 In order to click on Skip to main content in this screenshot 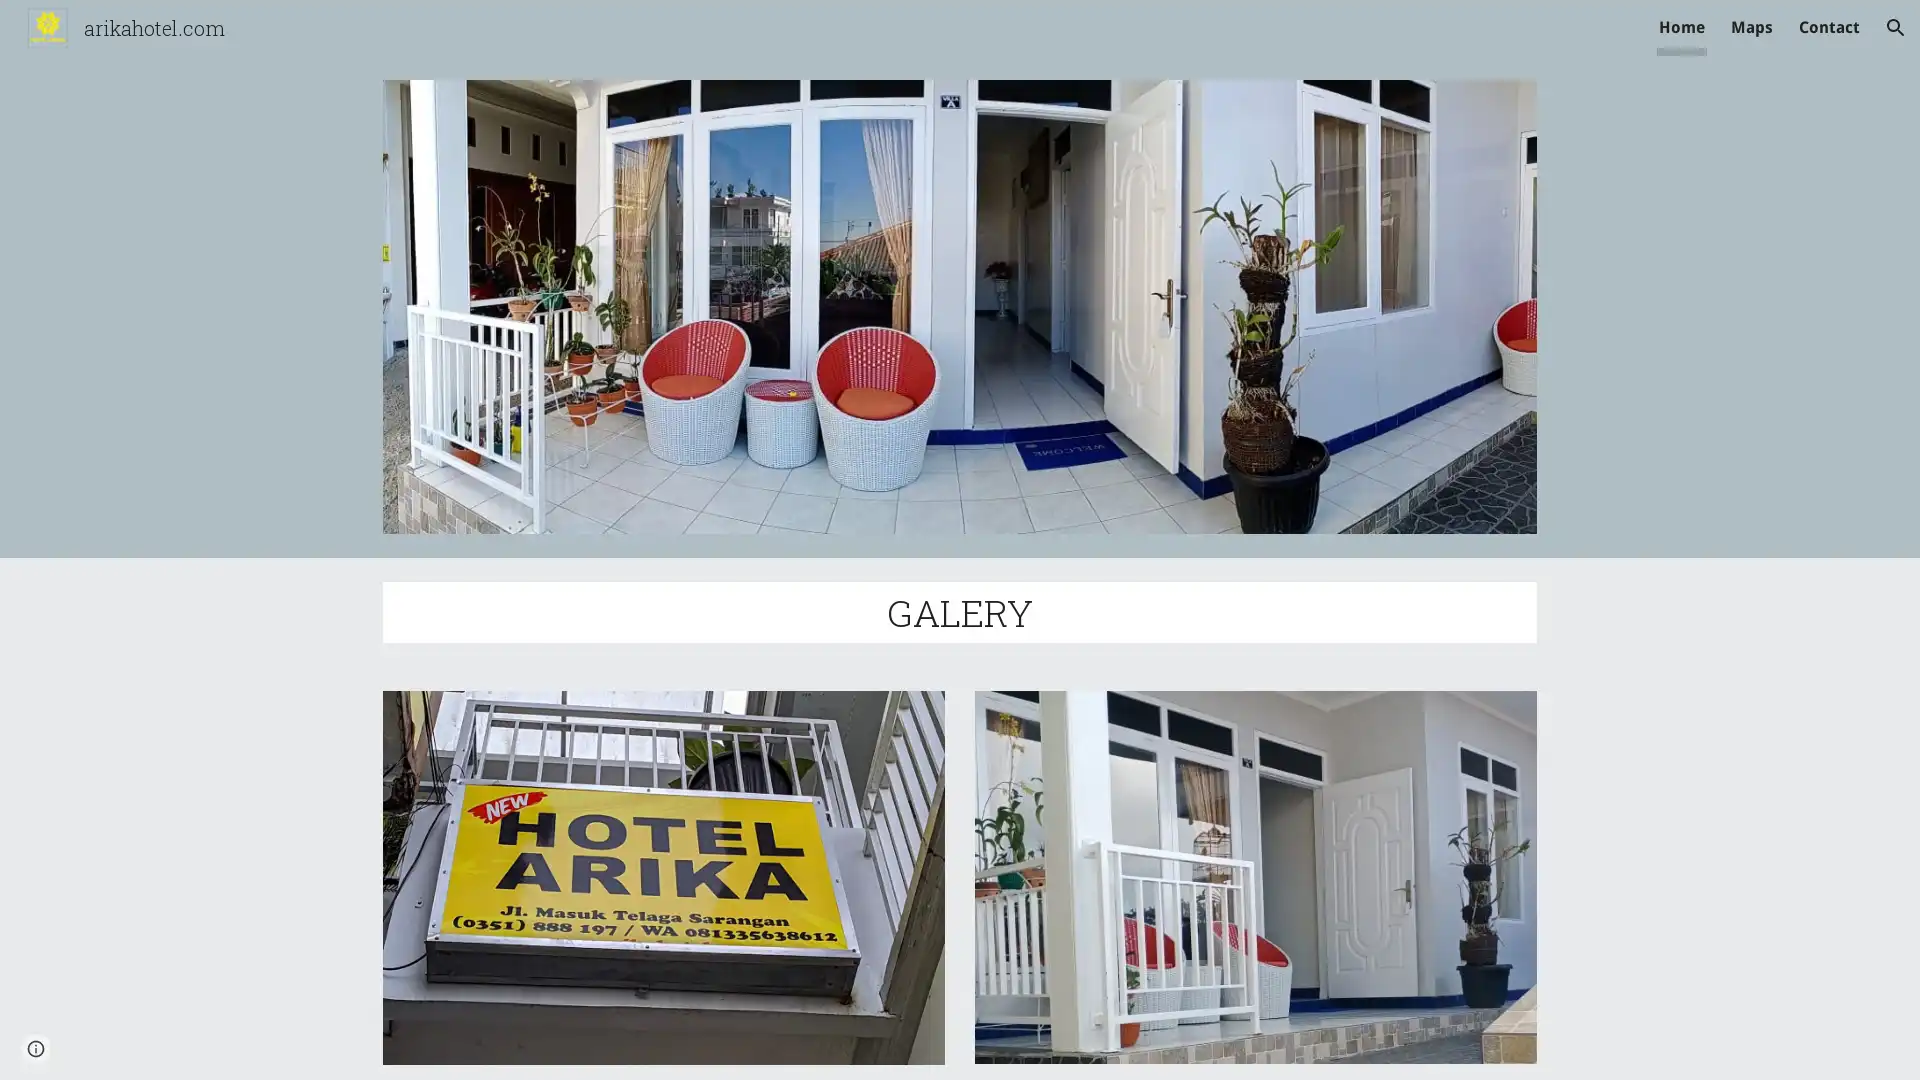, I will do `click(787, 37)`.